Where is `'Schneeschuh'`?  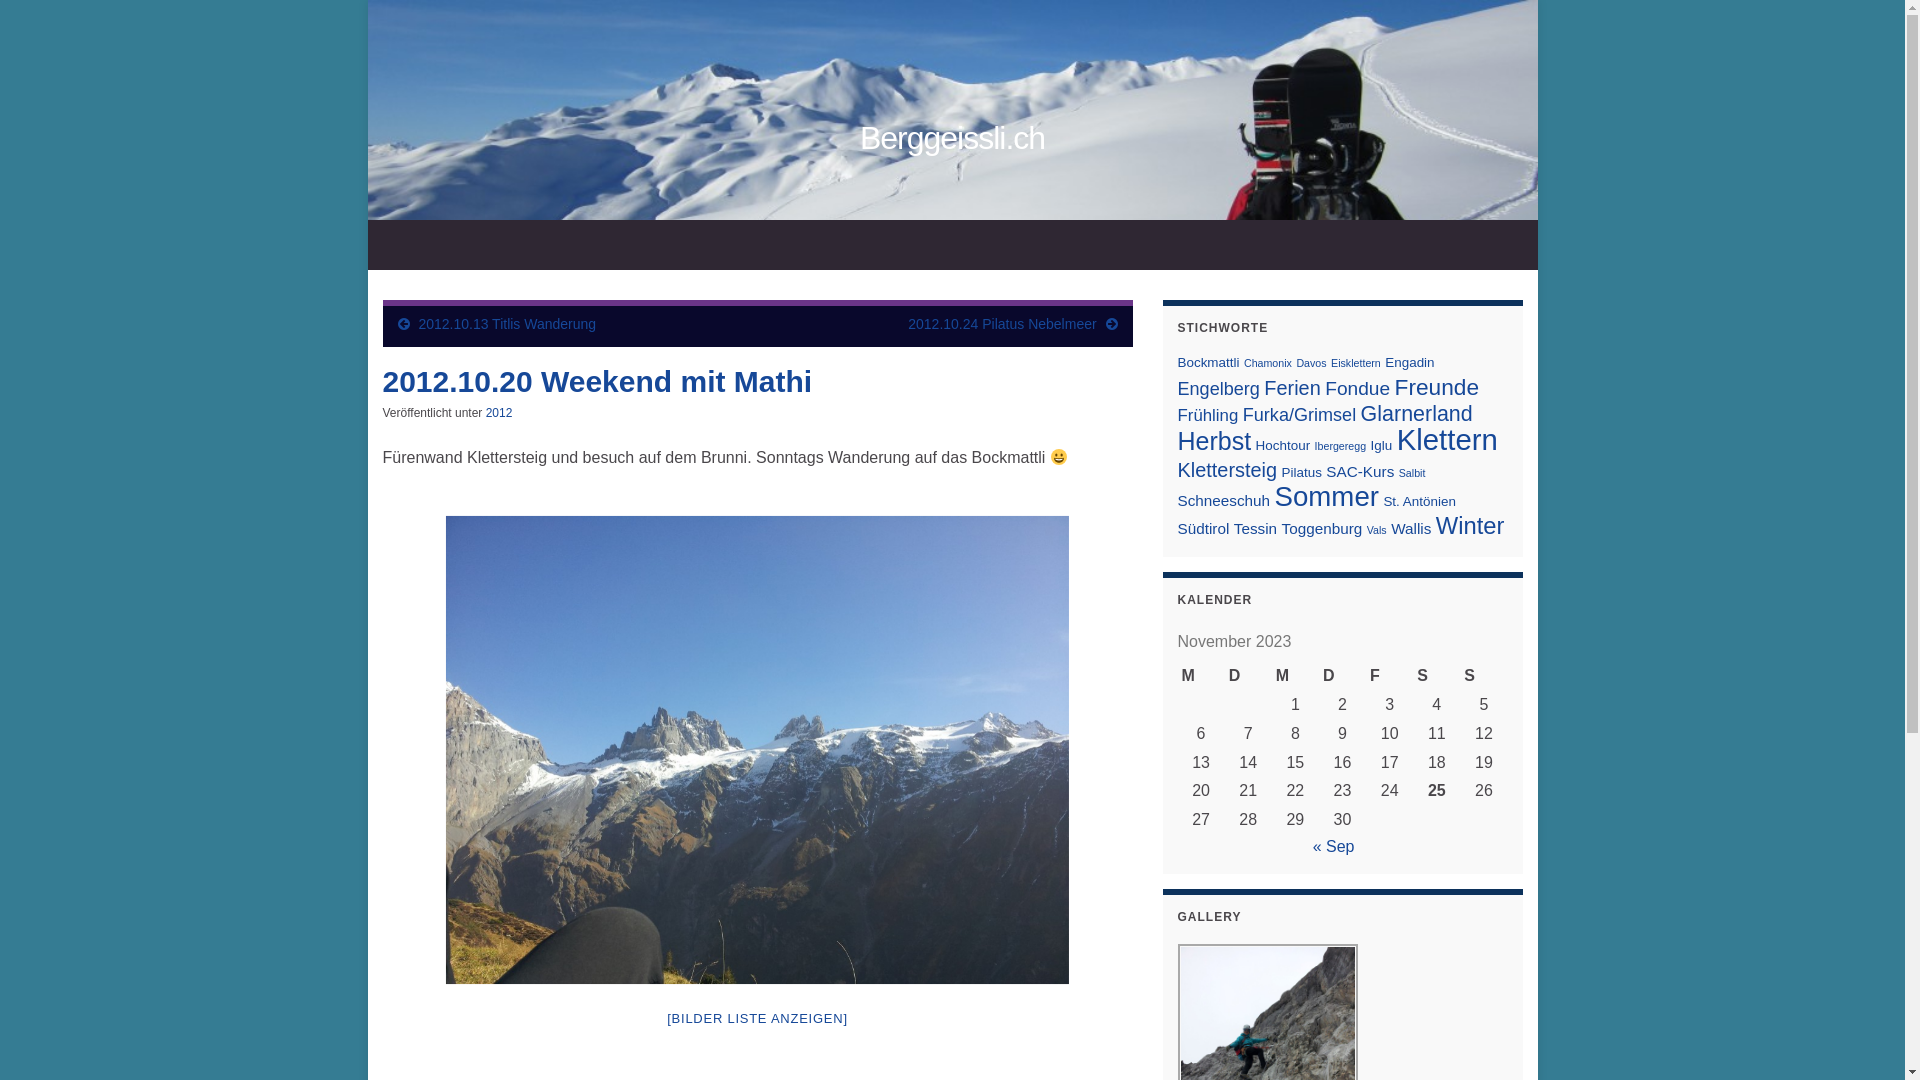
'Schneeschuh' is located at coordinates (1223, 499).